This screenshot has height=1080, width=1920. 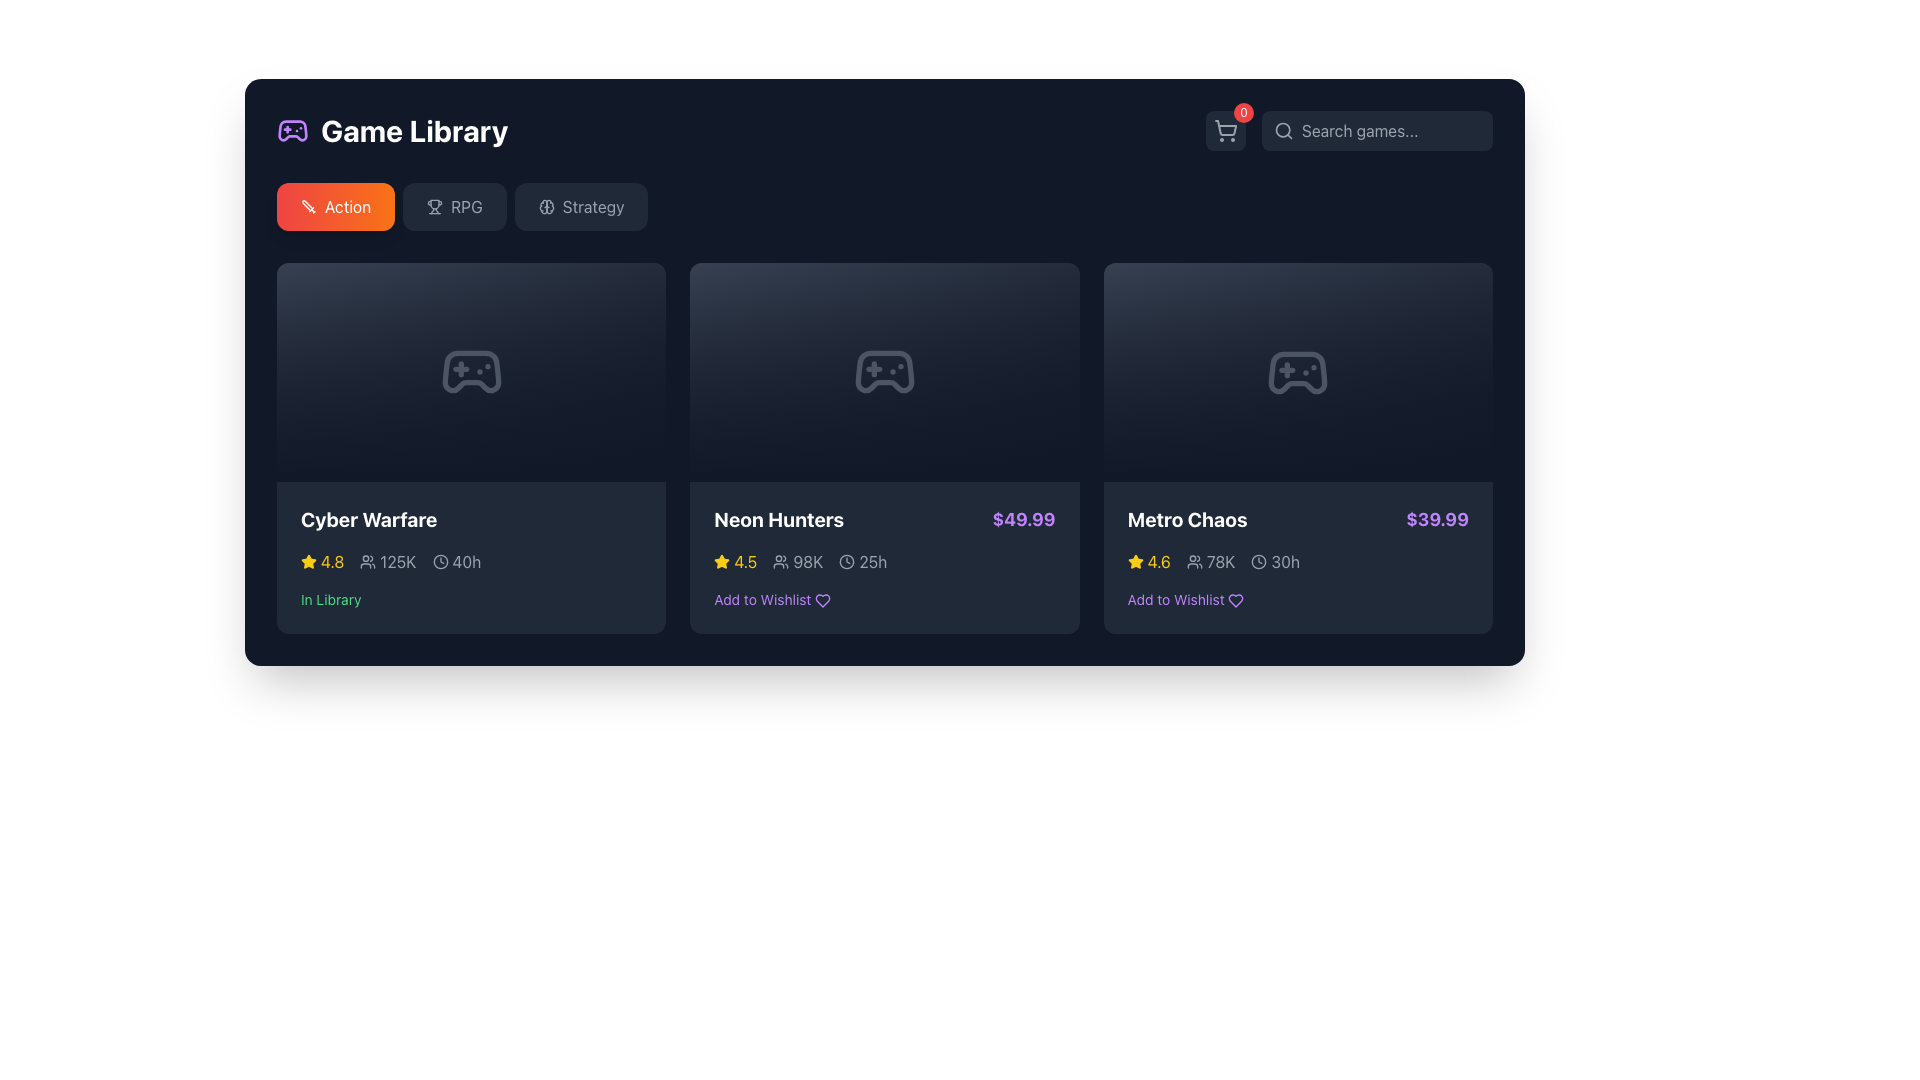 I want to click on the text label displaying '30h' in gray color, which is located in the bottom-right section of the 'Metro Chaos' card, adjacent to a clock icon, so click(x=1285, y=562).